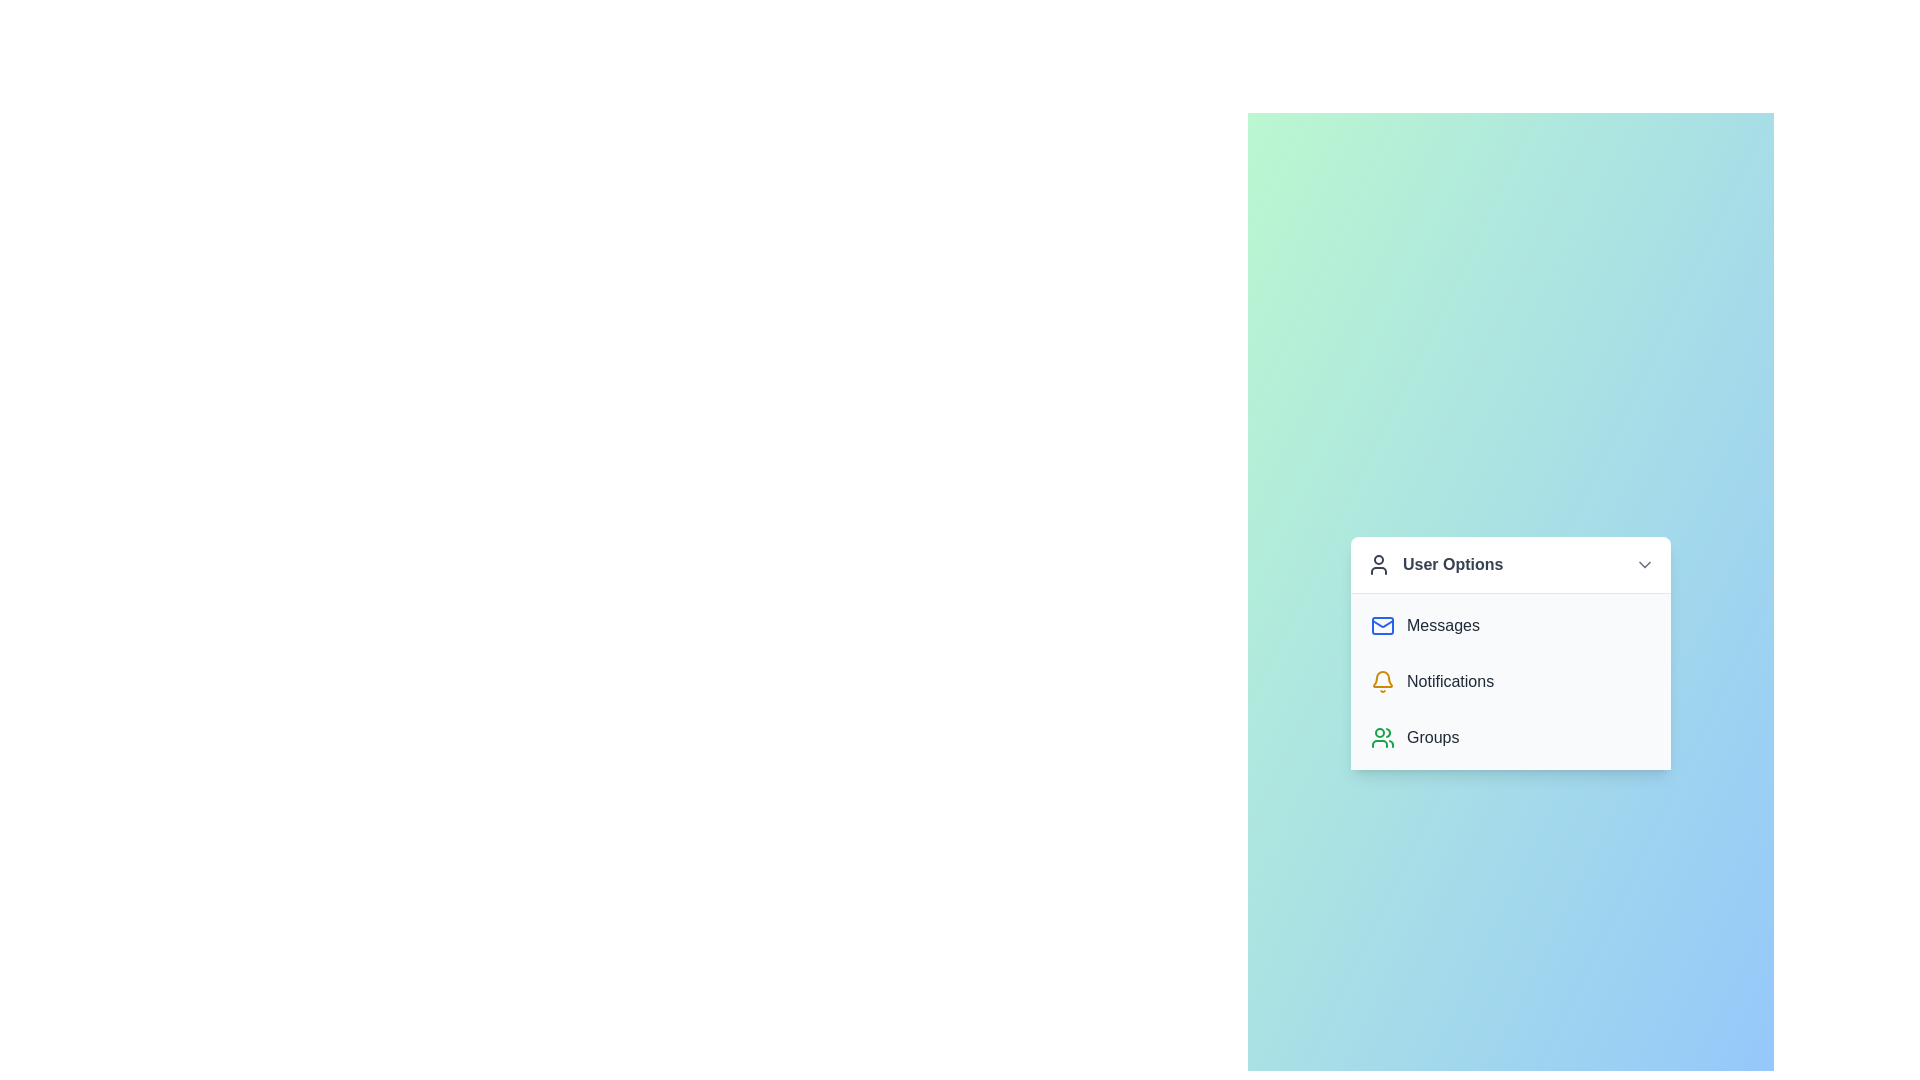  What do you see at coordinates (1381, 623) in the screenshot?
I see `the 'Messages' icon in the User Options list, which is the first icon aligned with the text label 'Messages'` at bounding box center [1381, 623].